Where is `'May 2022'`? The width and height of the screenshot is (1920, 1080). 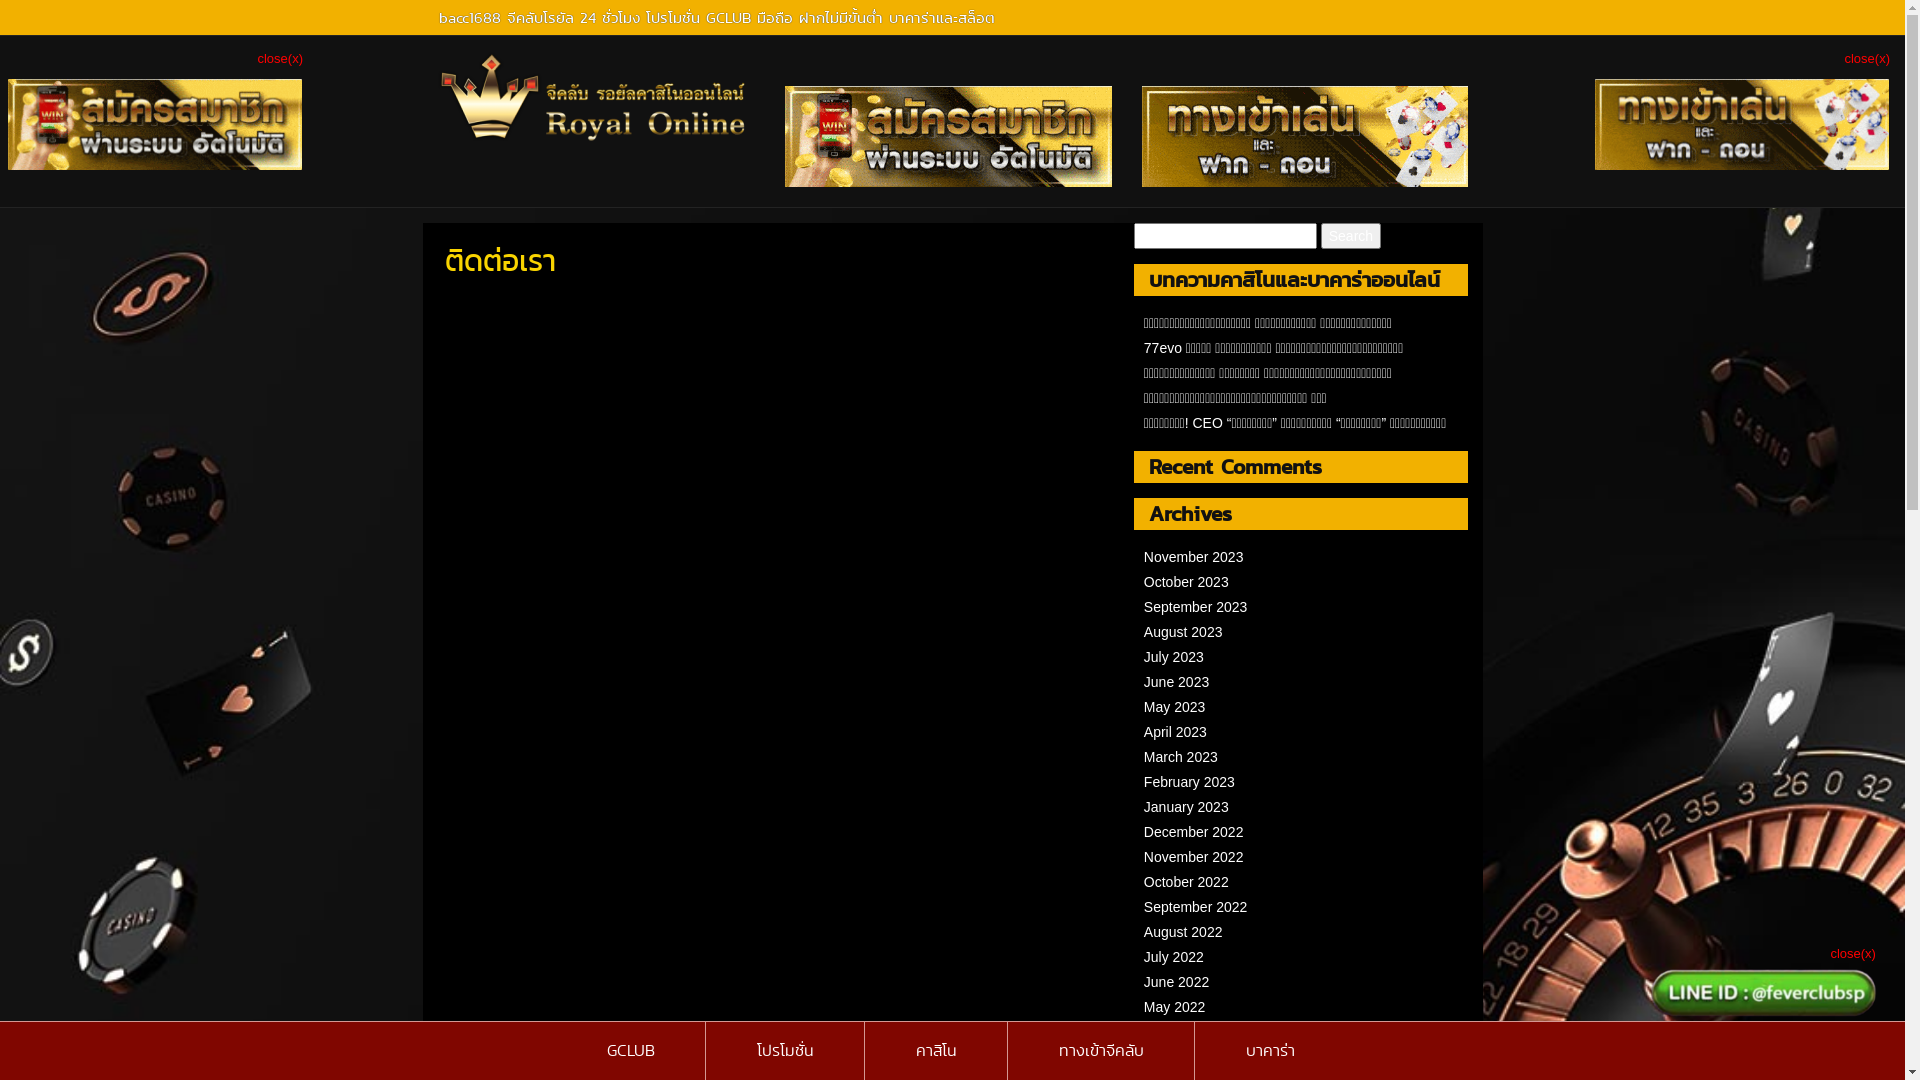
'May 2022' is located at coordinates (1174, 1006).